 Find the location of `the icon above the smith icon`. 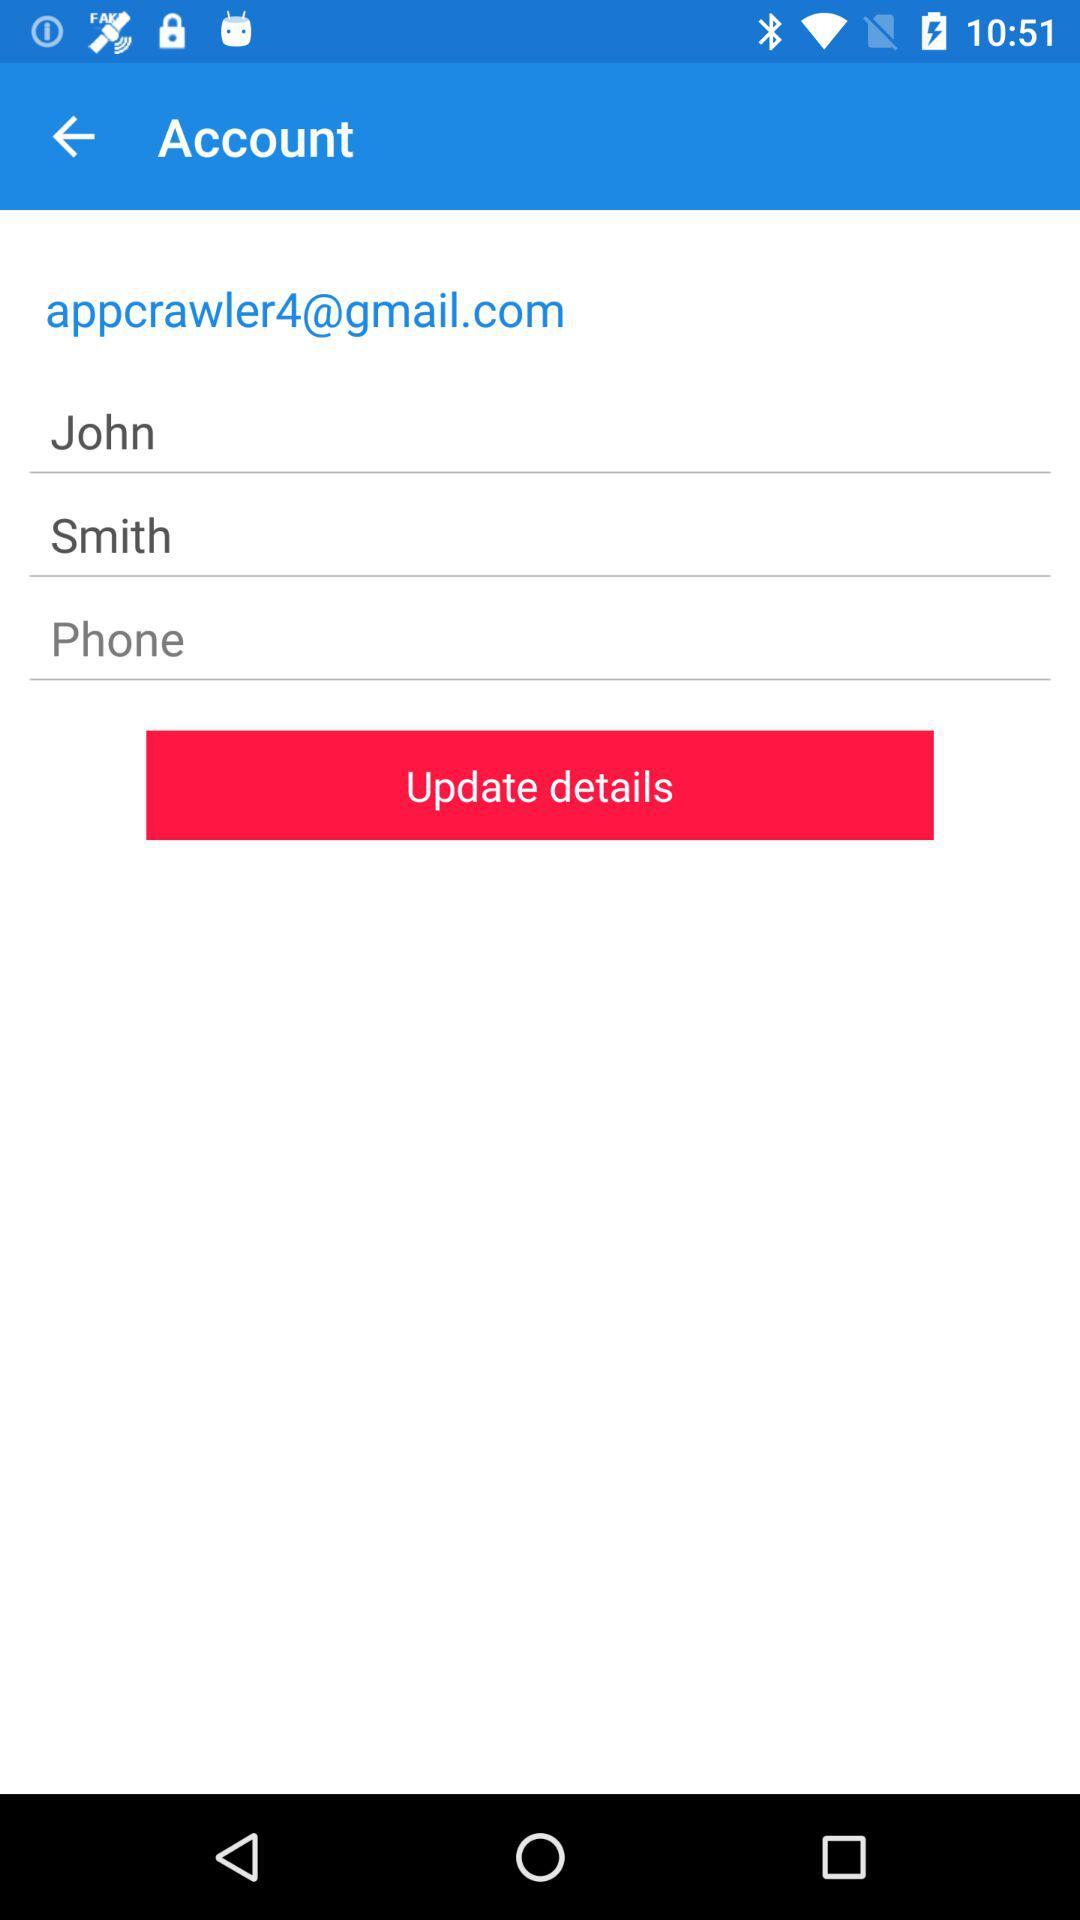

the icon above the smith icon is located at coordinates (540, 431).